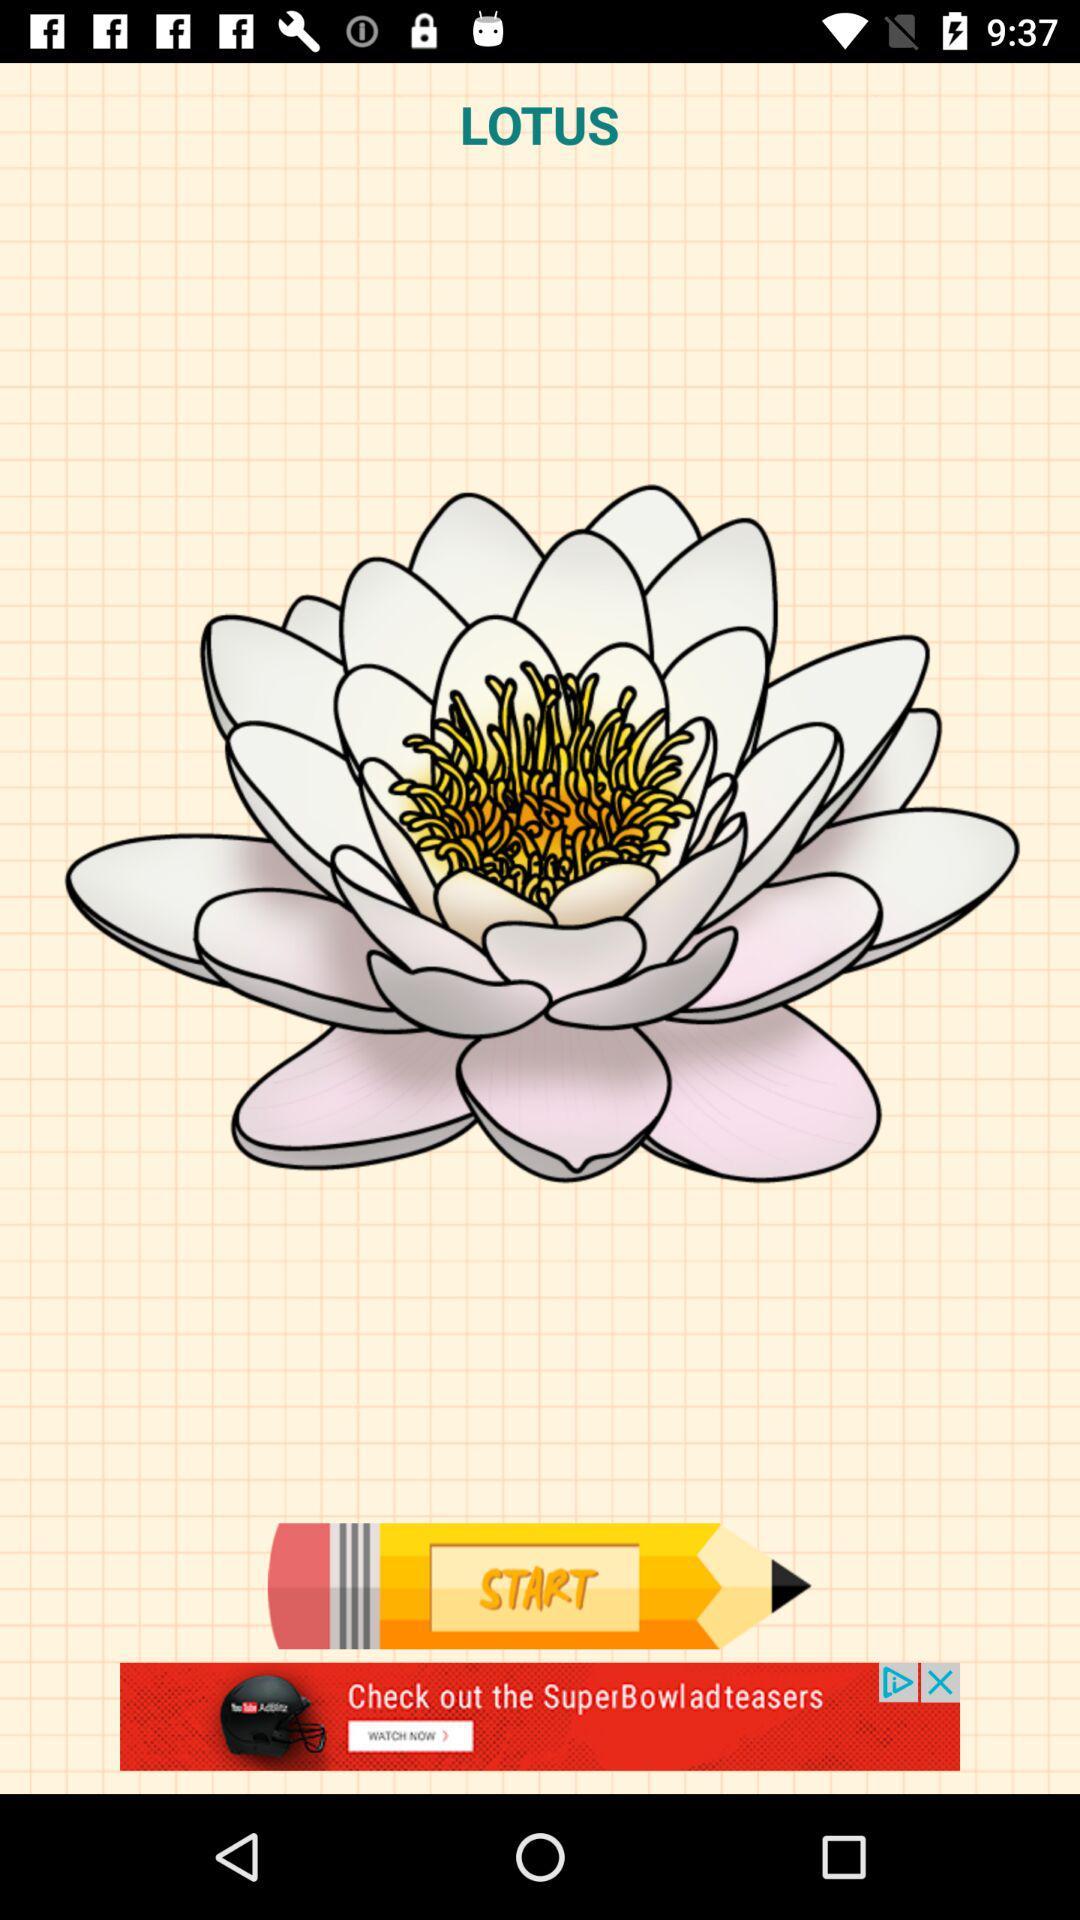  What do you see at coordinates (538, 1585) in the screenshot?
I see `start game` at bounding box center [538, 1585].